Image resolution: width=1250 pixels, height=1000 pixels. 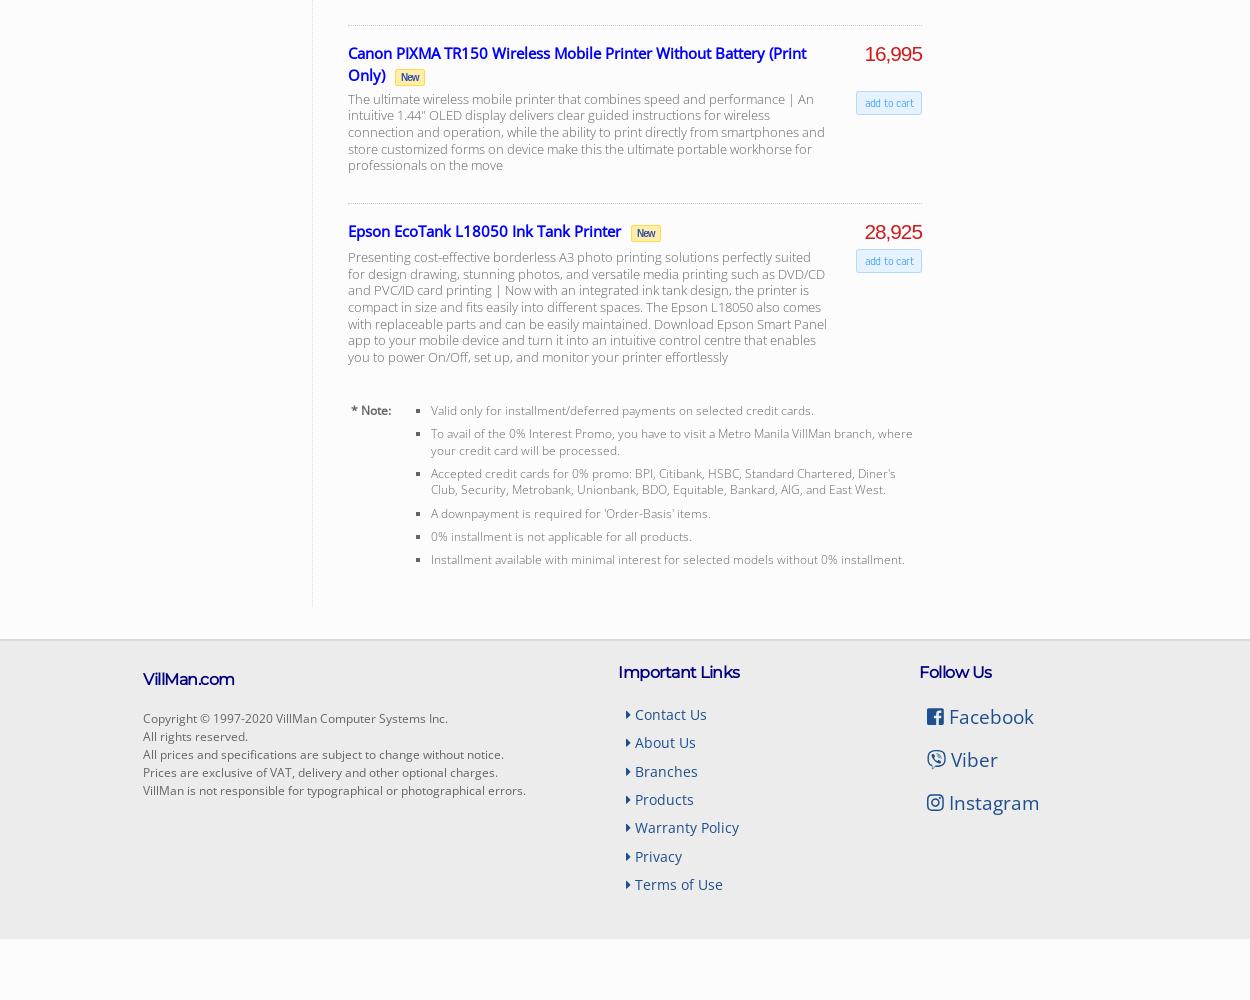 I want to click on 'Contact Us', so click(x=631, y=712).